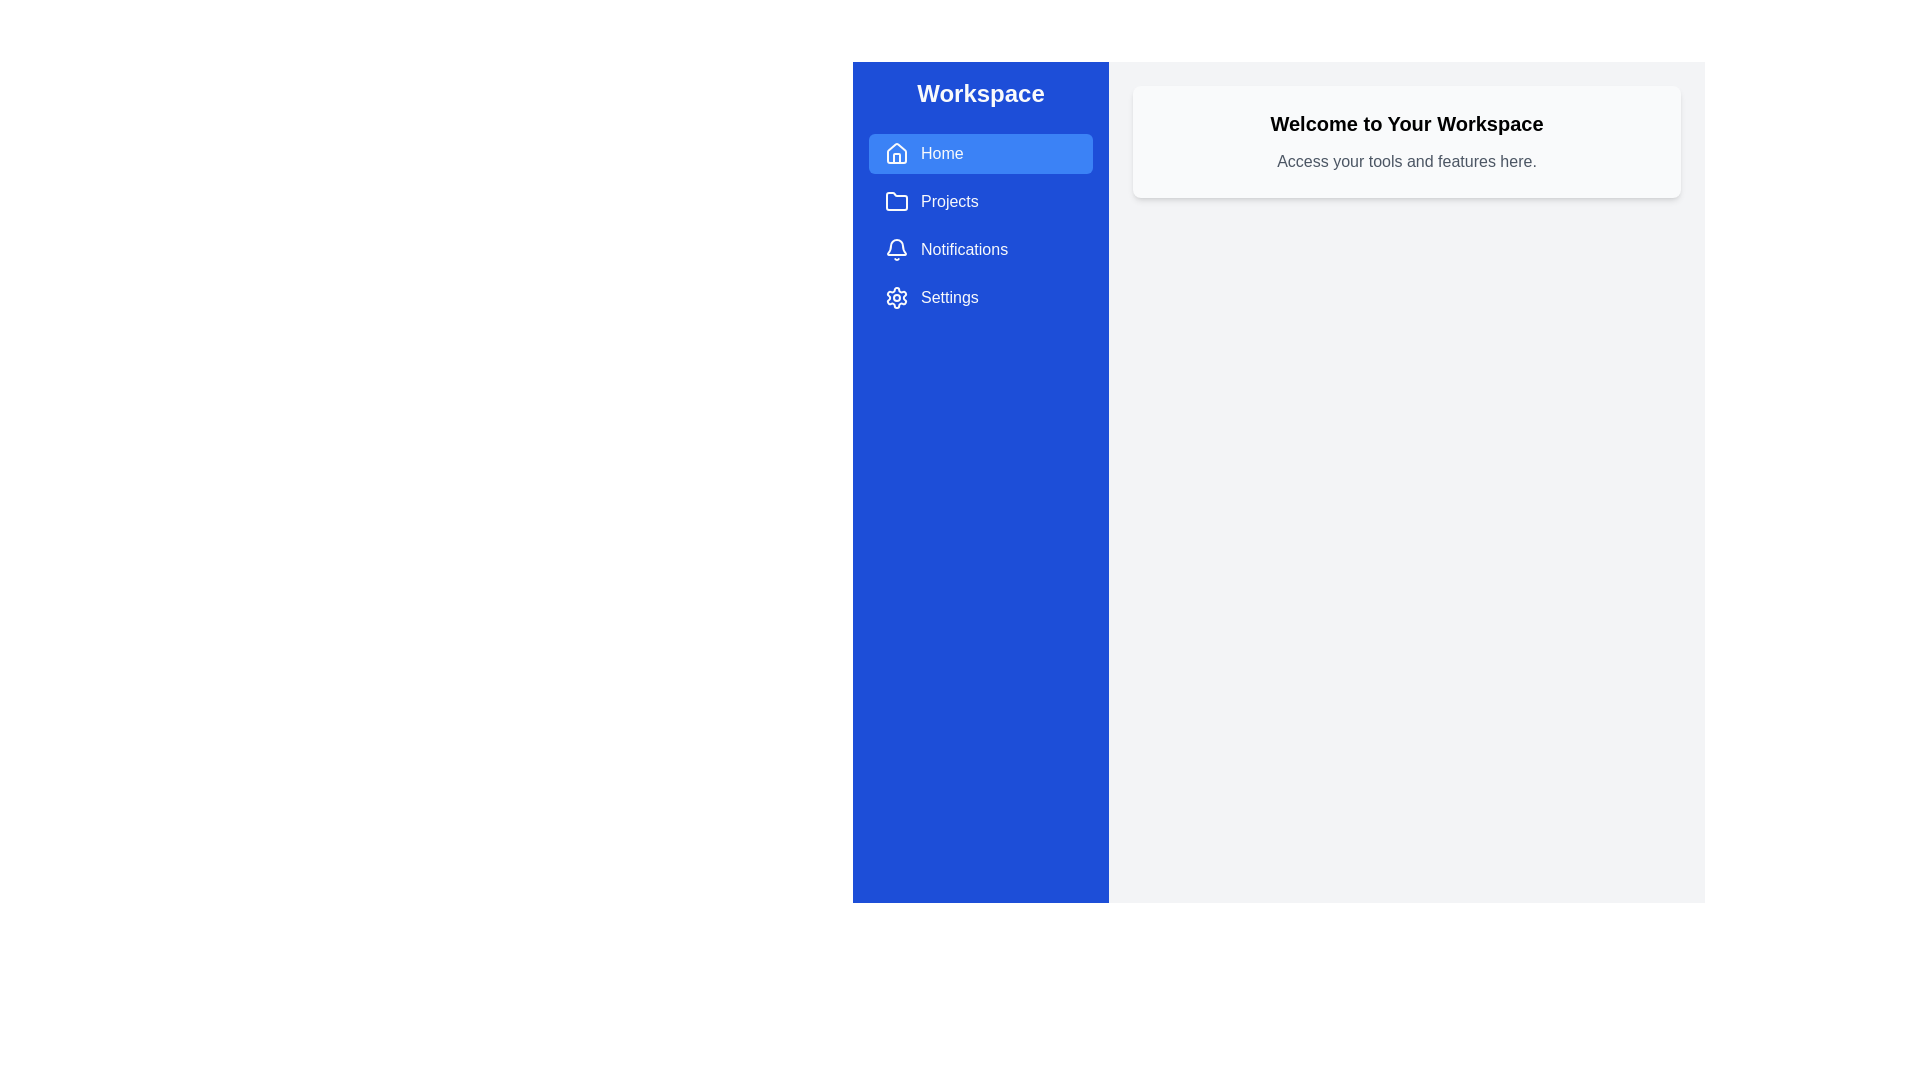  I want to click on the 'Settings' link, so click(980, 297).